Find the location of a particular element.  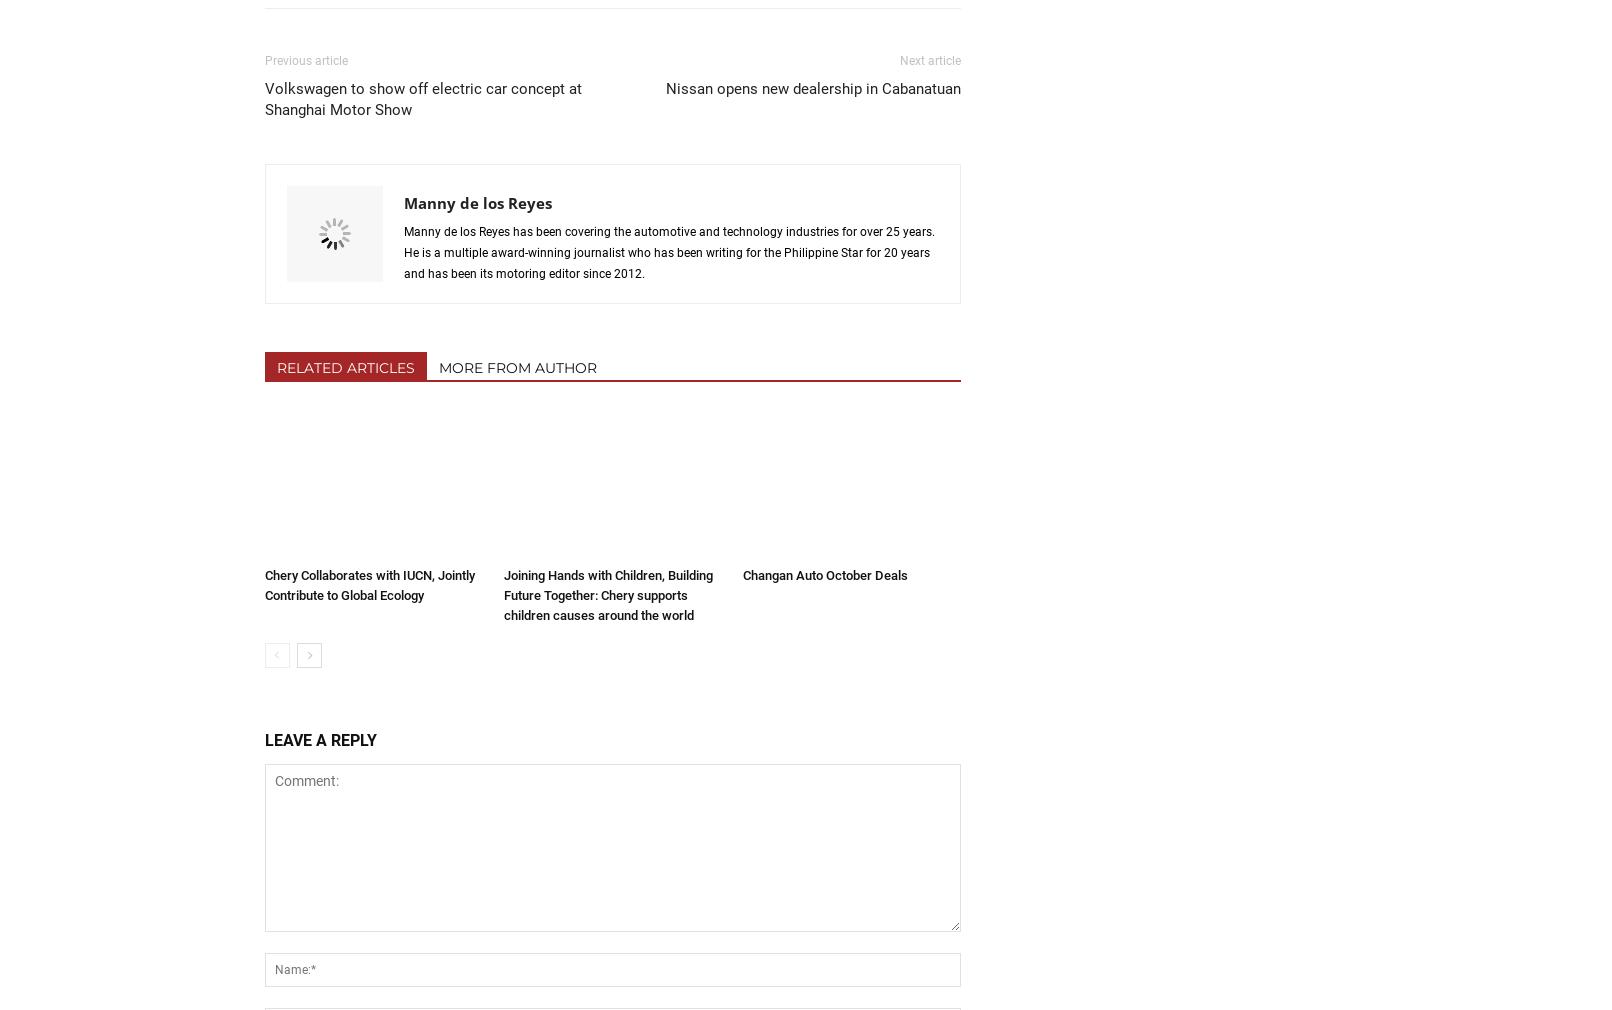

'Manny de los Reyes' is located at coordinates (475, 201).